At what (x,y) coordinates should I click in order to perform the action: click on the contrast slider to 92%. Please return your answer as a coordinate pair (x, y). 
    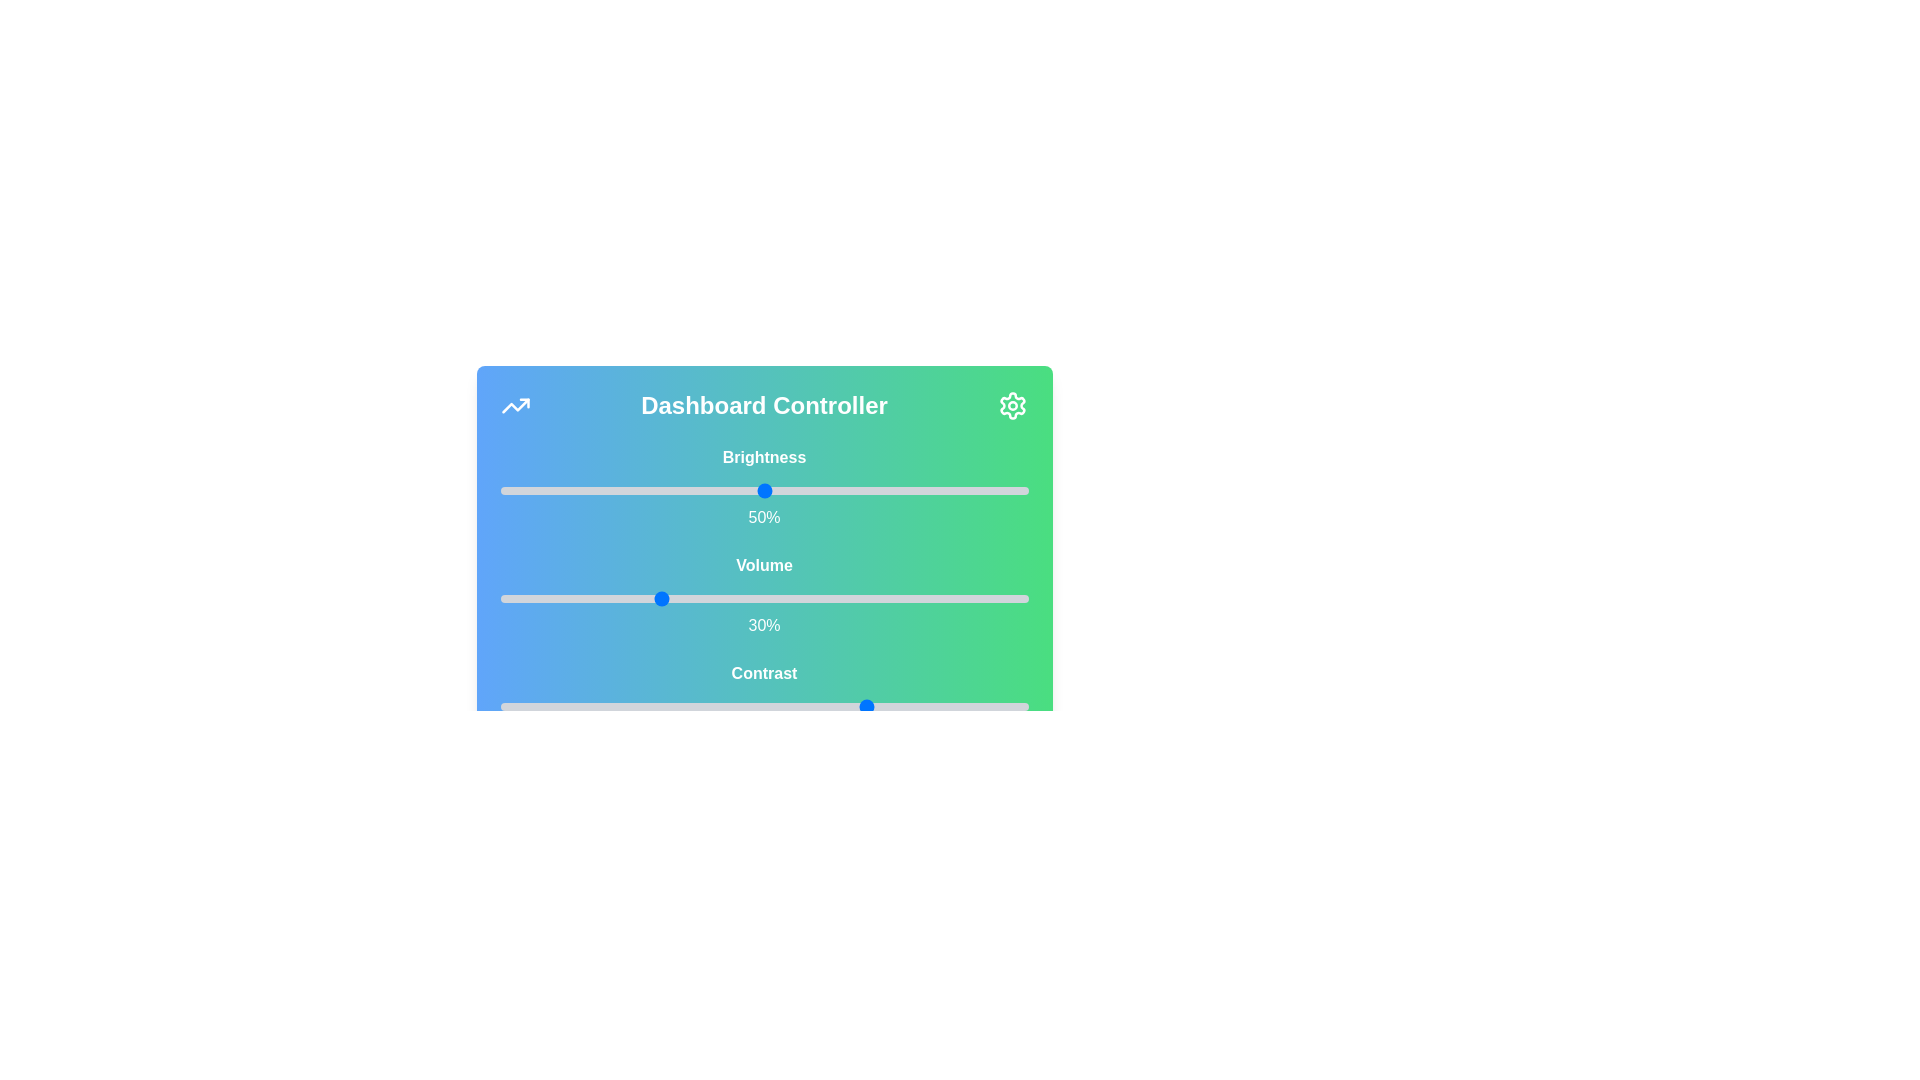
    Looking at the image, I should click on (986, 705).